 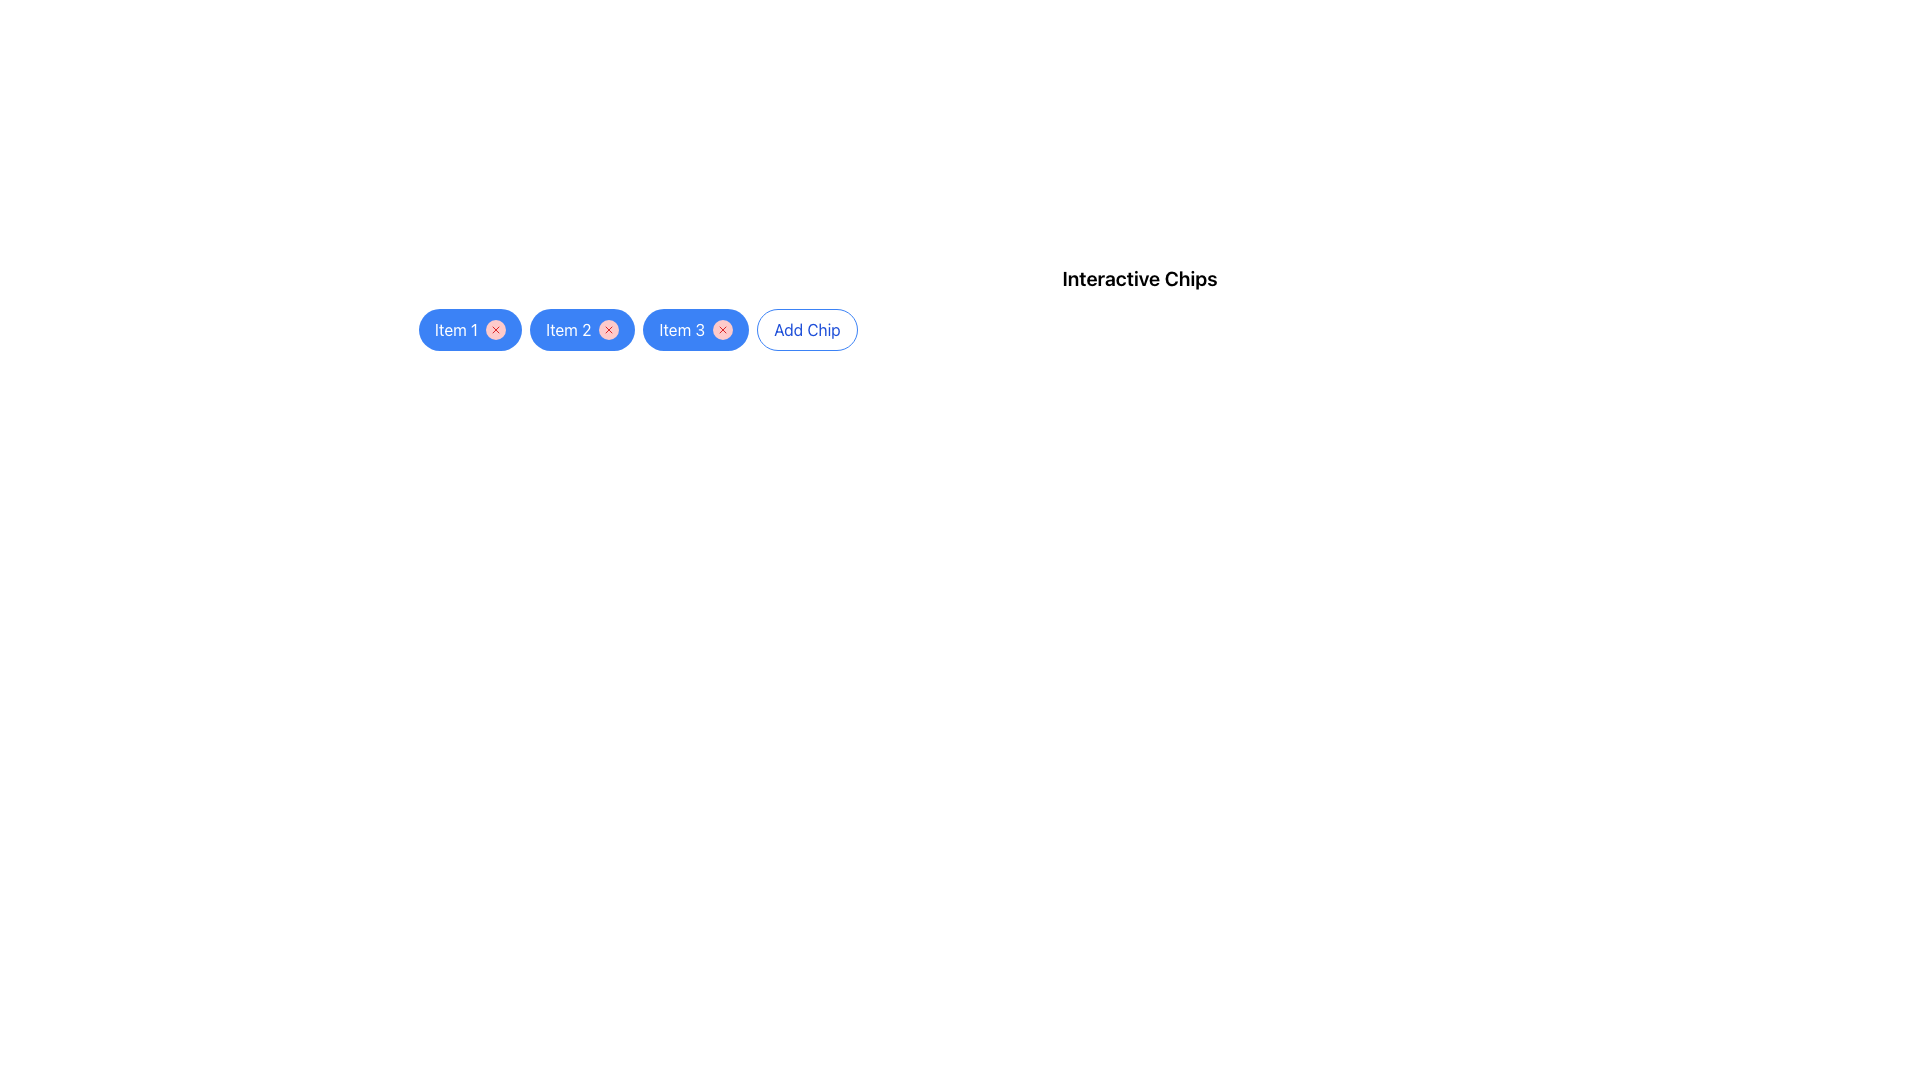 What do you see at coordinates (807, 329) in the screenshot?
I see `the 'Add Chip' button, which is a rounded rectangular button with bold blue text and a blue border, located at the bottom-right corner of the button group` at bounding box center [807, 329].